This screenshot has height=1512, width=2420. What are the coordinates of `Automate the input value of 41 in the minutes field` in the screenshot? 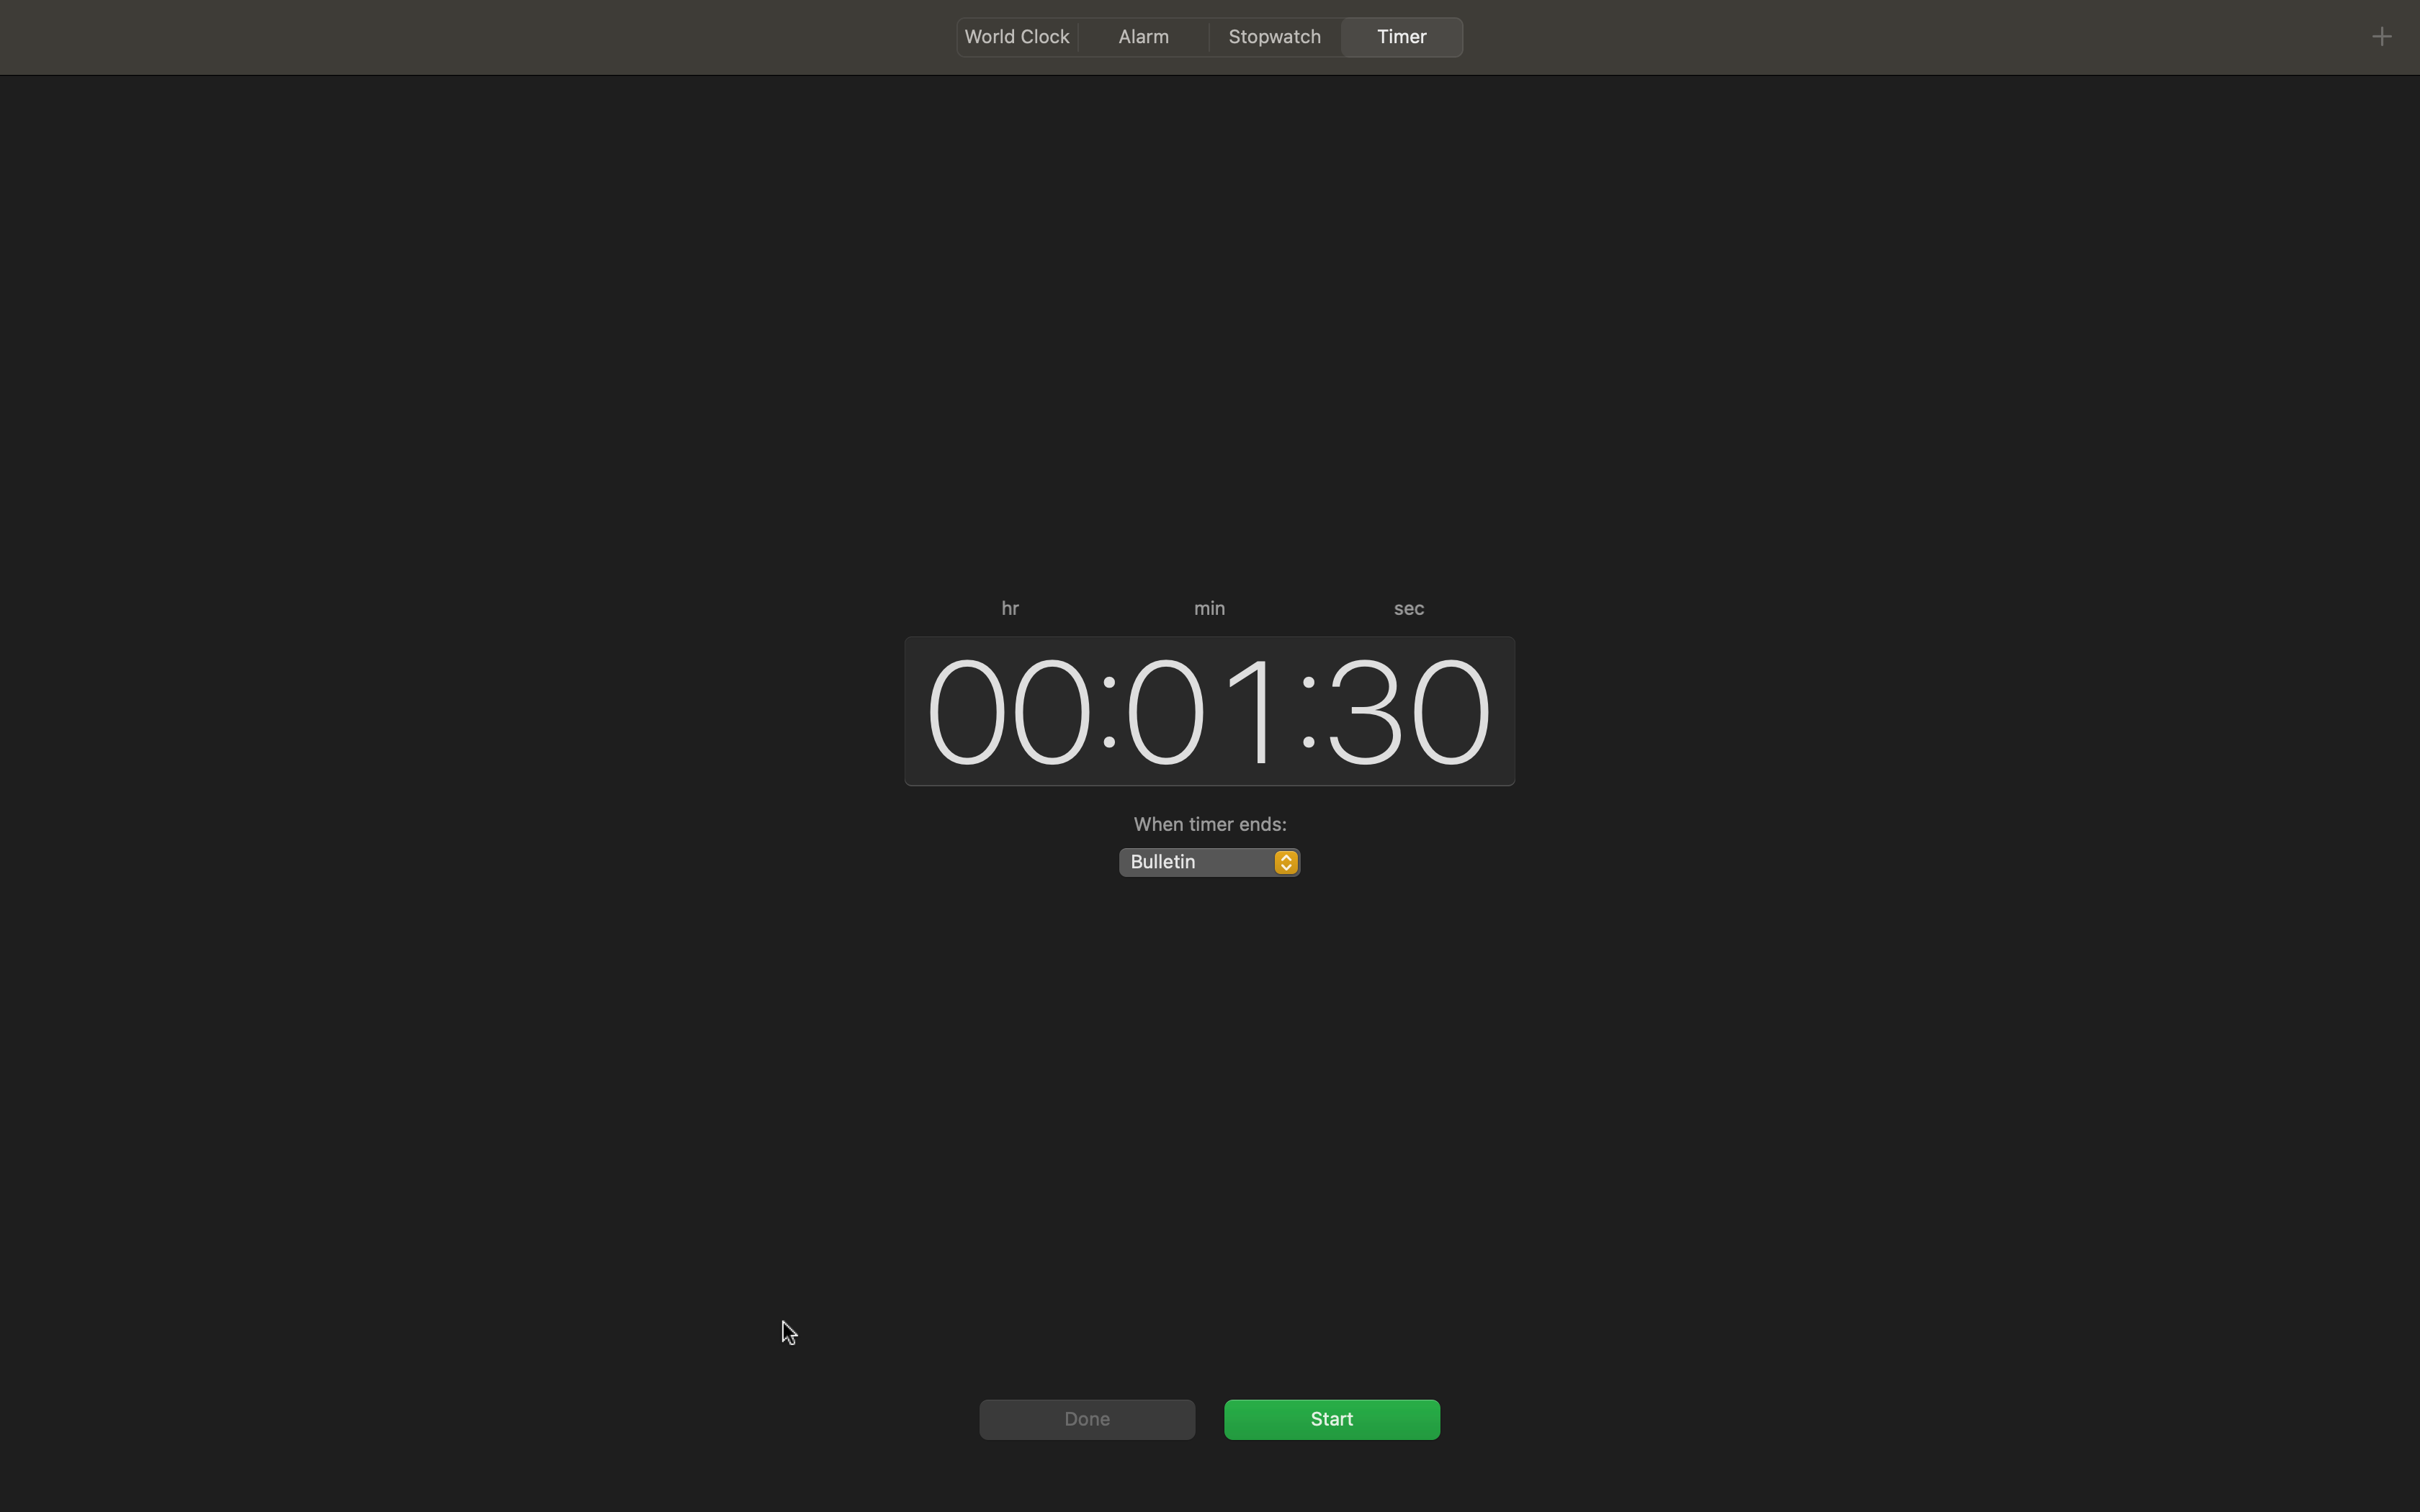 It's located at (1201, 708).